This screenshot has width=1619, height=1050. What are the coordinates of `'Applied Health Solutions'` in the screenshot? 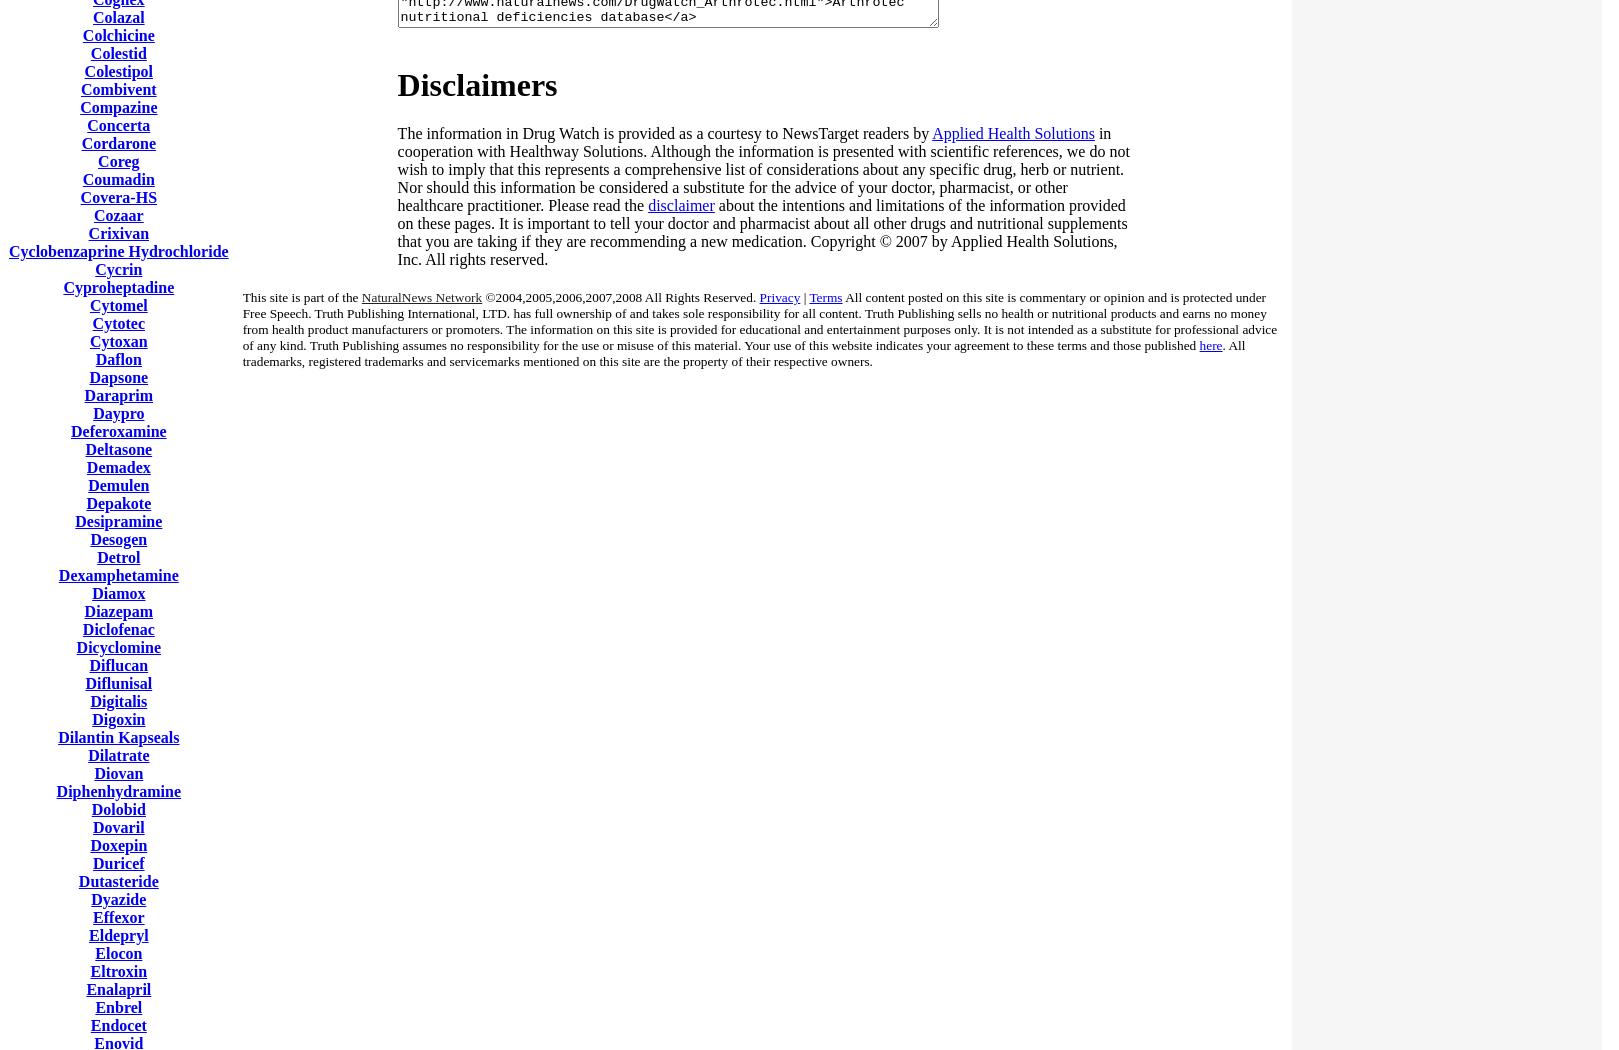 It's located at (1013, 132).